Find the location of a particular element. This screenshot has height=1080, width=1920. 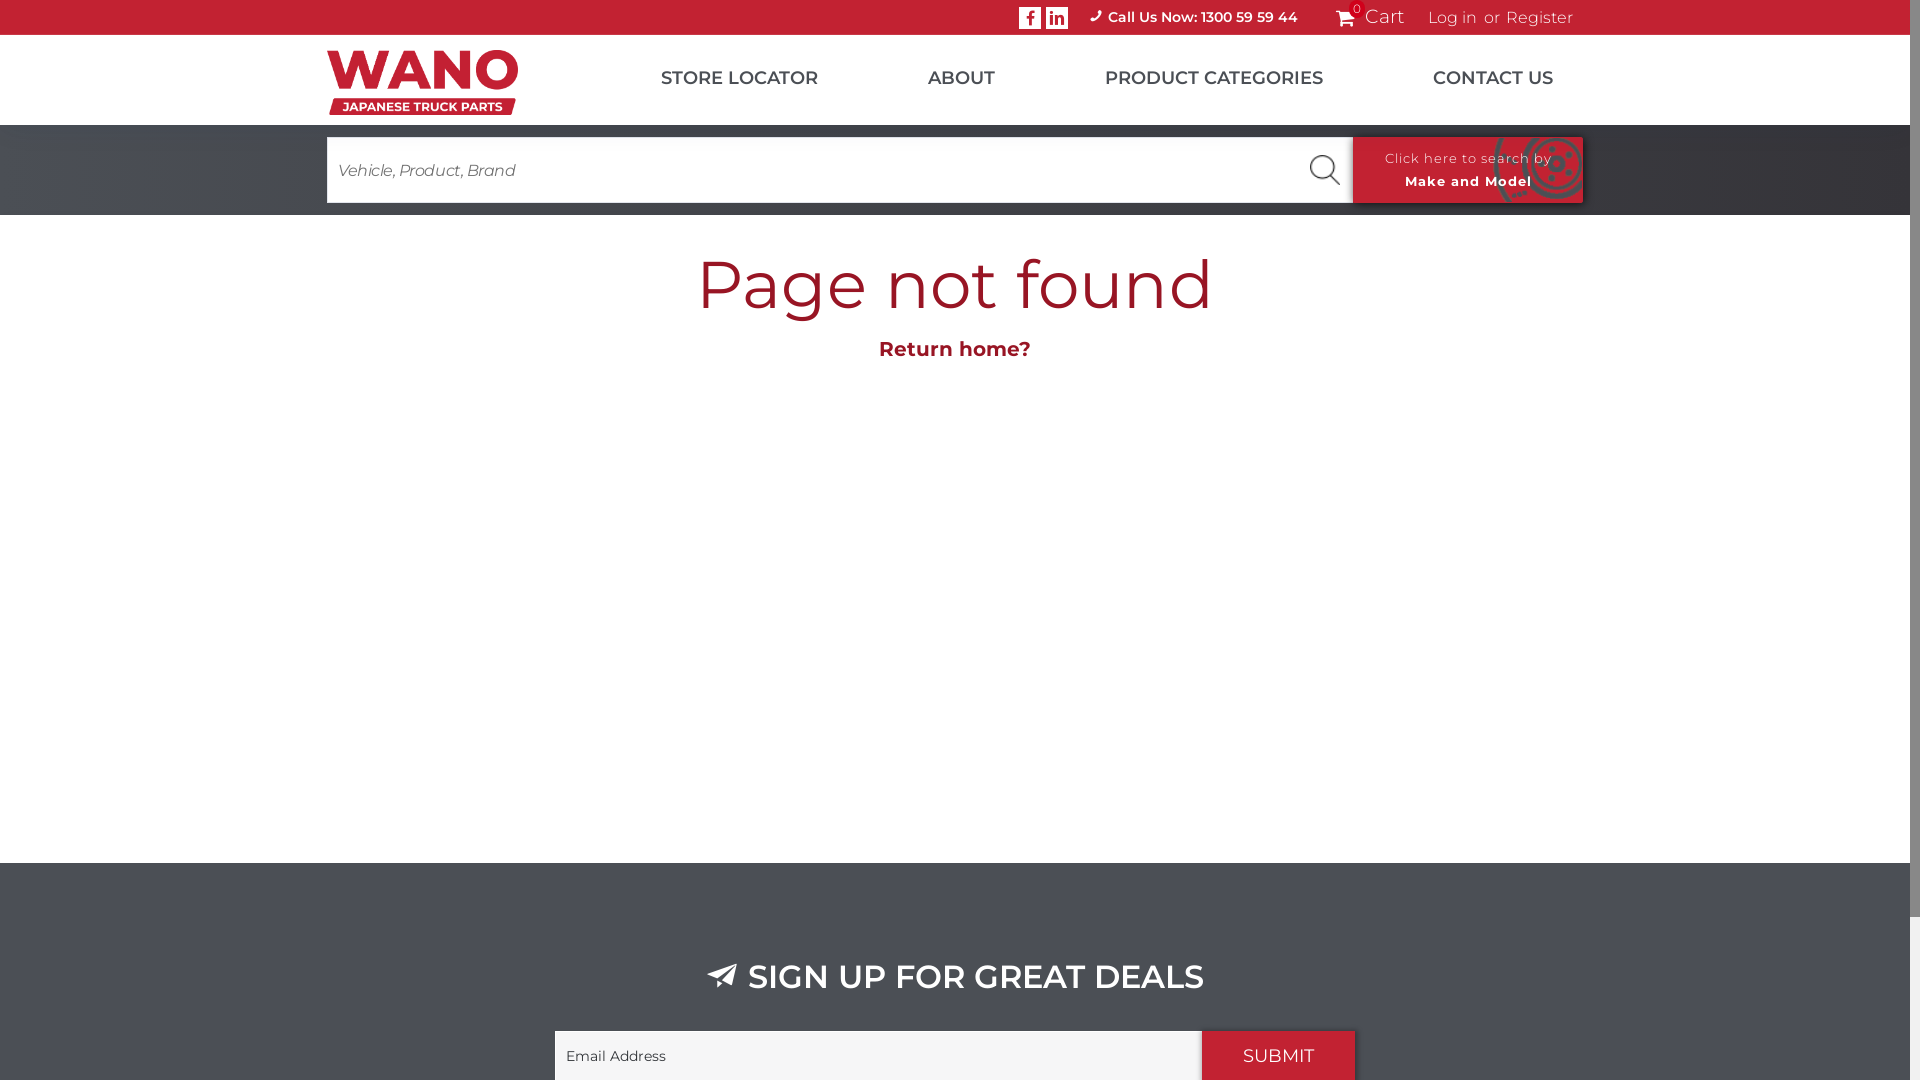

'Call Us Now: 1300 59 59 44' is located at coordinates (1073, 17).